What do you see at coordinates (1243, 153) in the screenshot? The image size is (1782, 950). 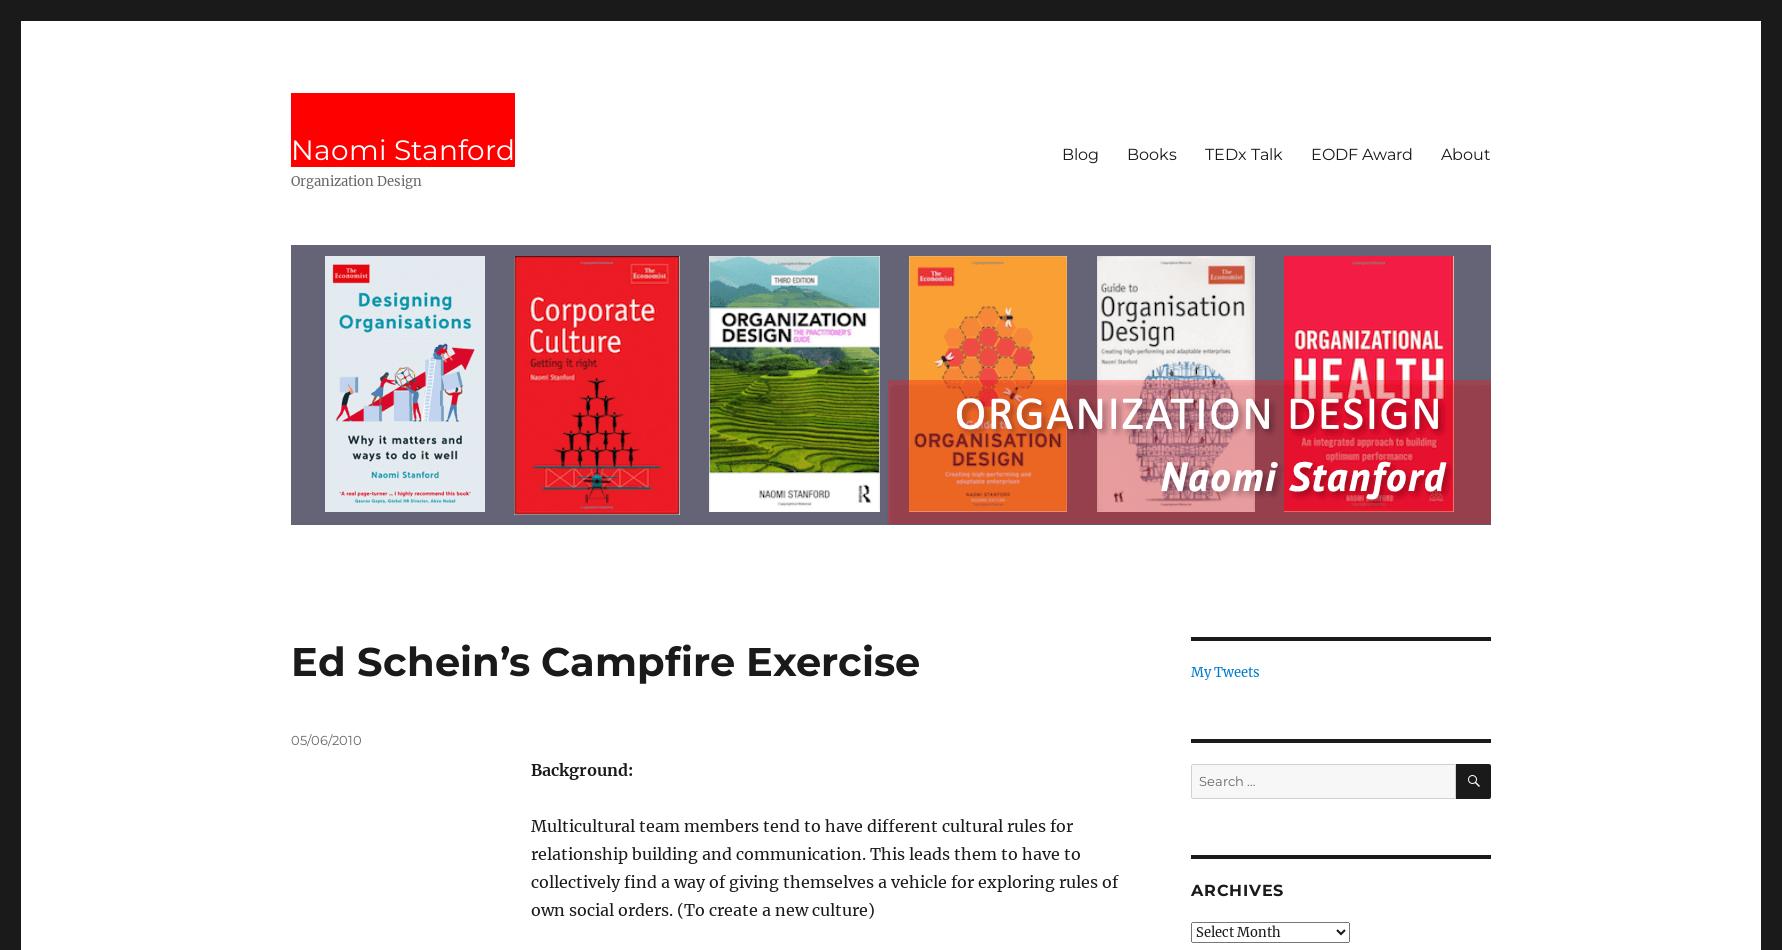 I see `'TEDx Talk'` at bounding box center [1243, 153].